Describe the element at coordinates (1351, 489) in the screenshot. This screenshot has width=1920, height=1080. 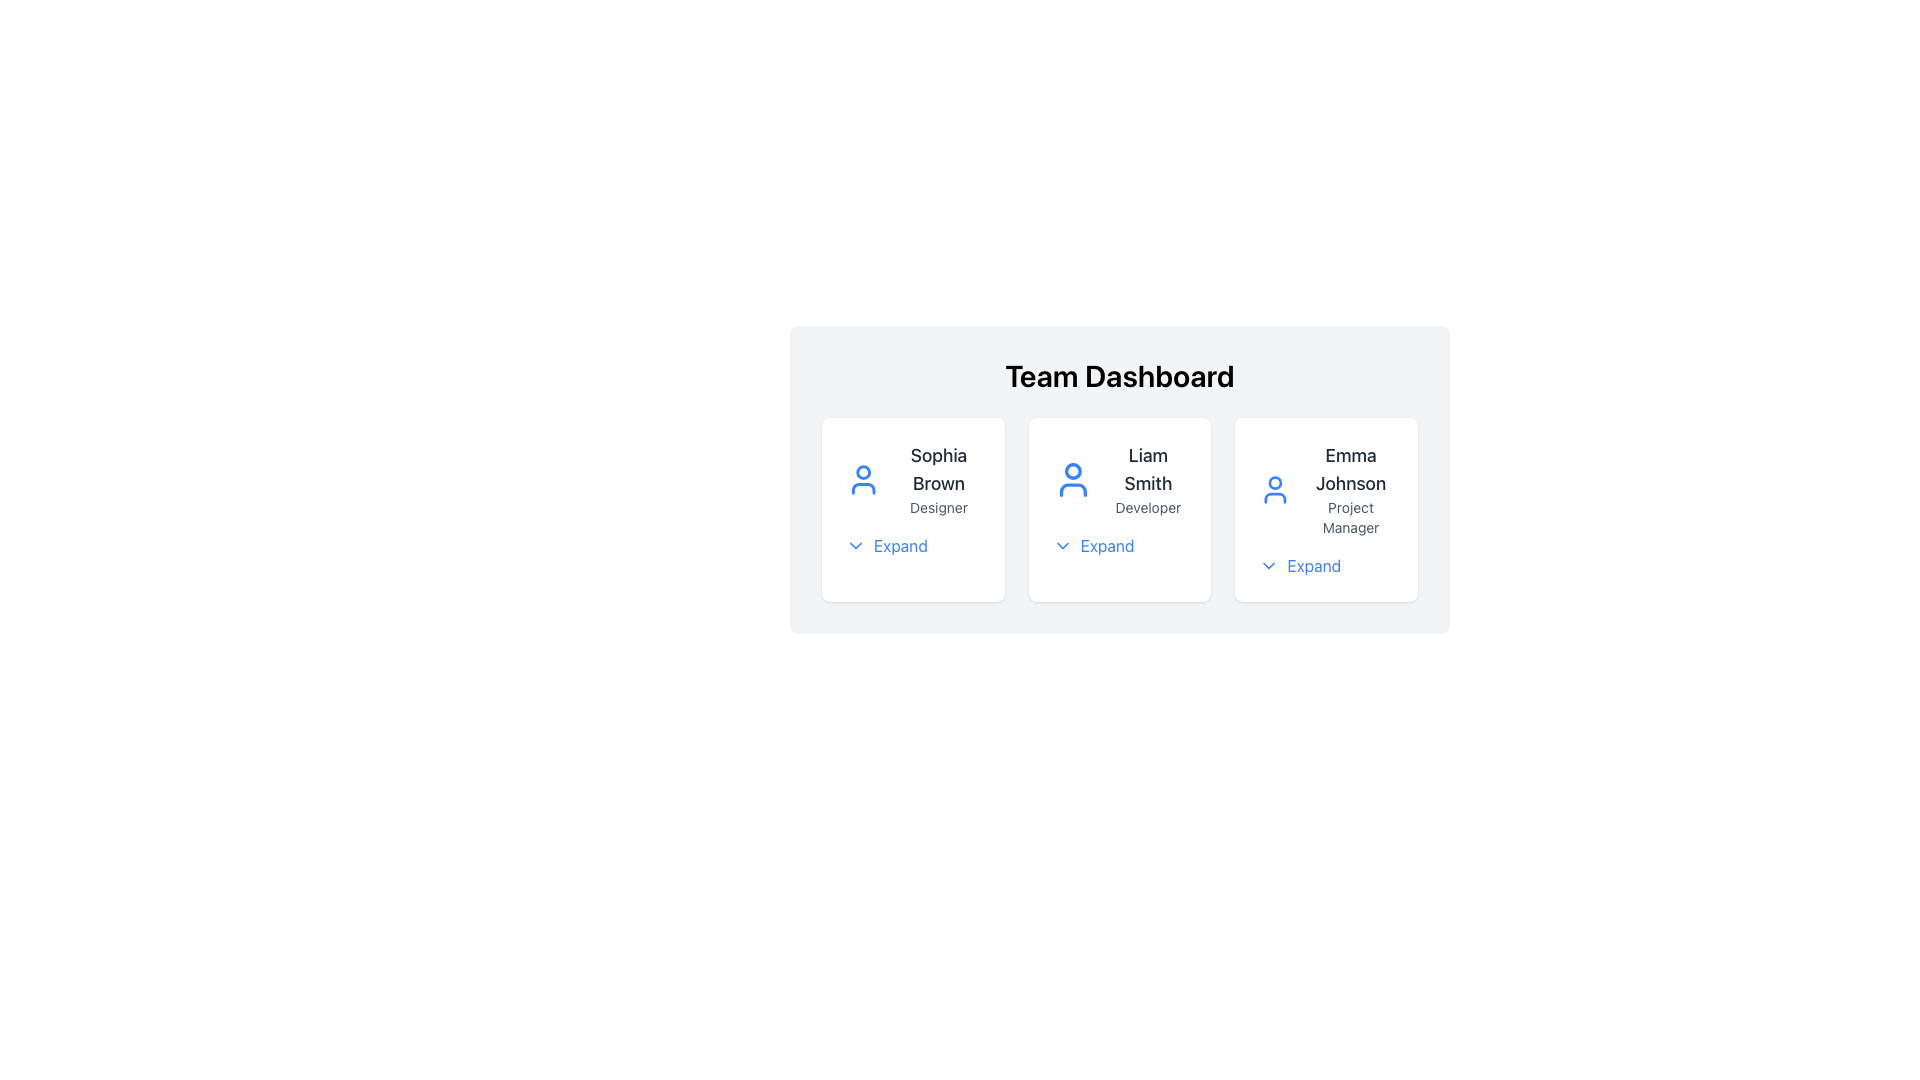
I see `the text display element that shows 'Emma Johnson' above the title 'Project Manager', part of the profile cards on the Team Dashboard` at that location.